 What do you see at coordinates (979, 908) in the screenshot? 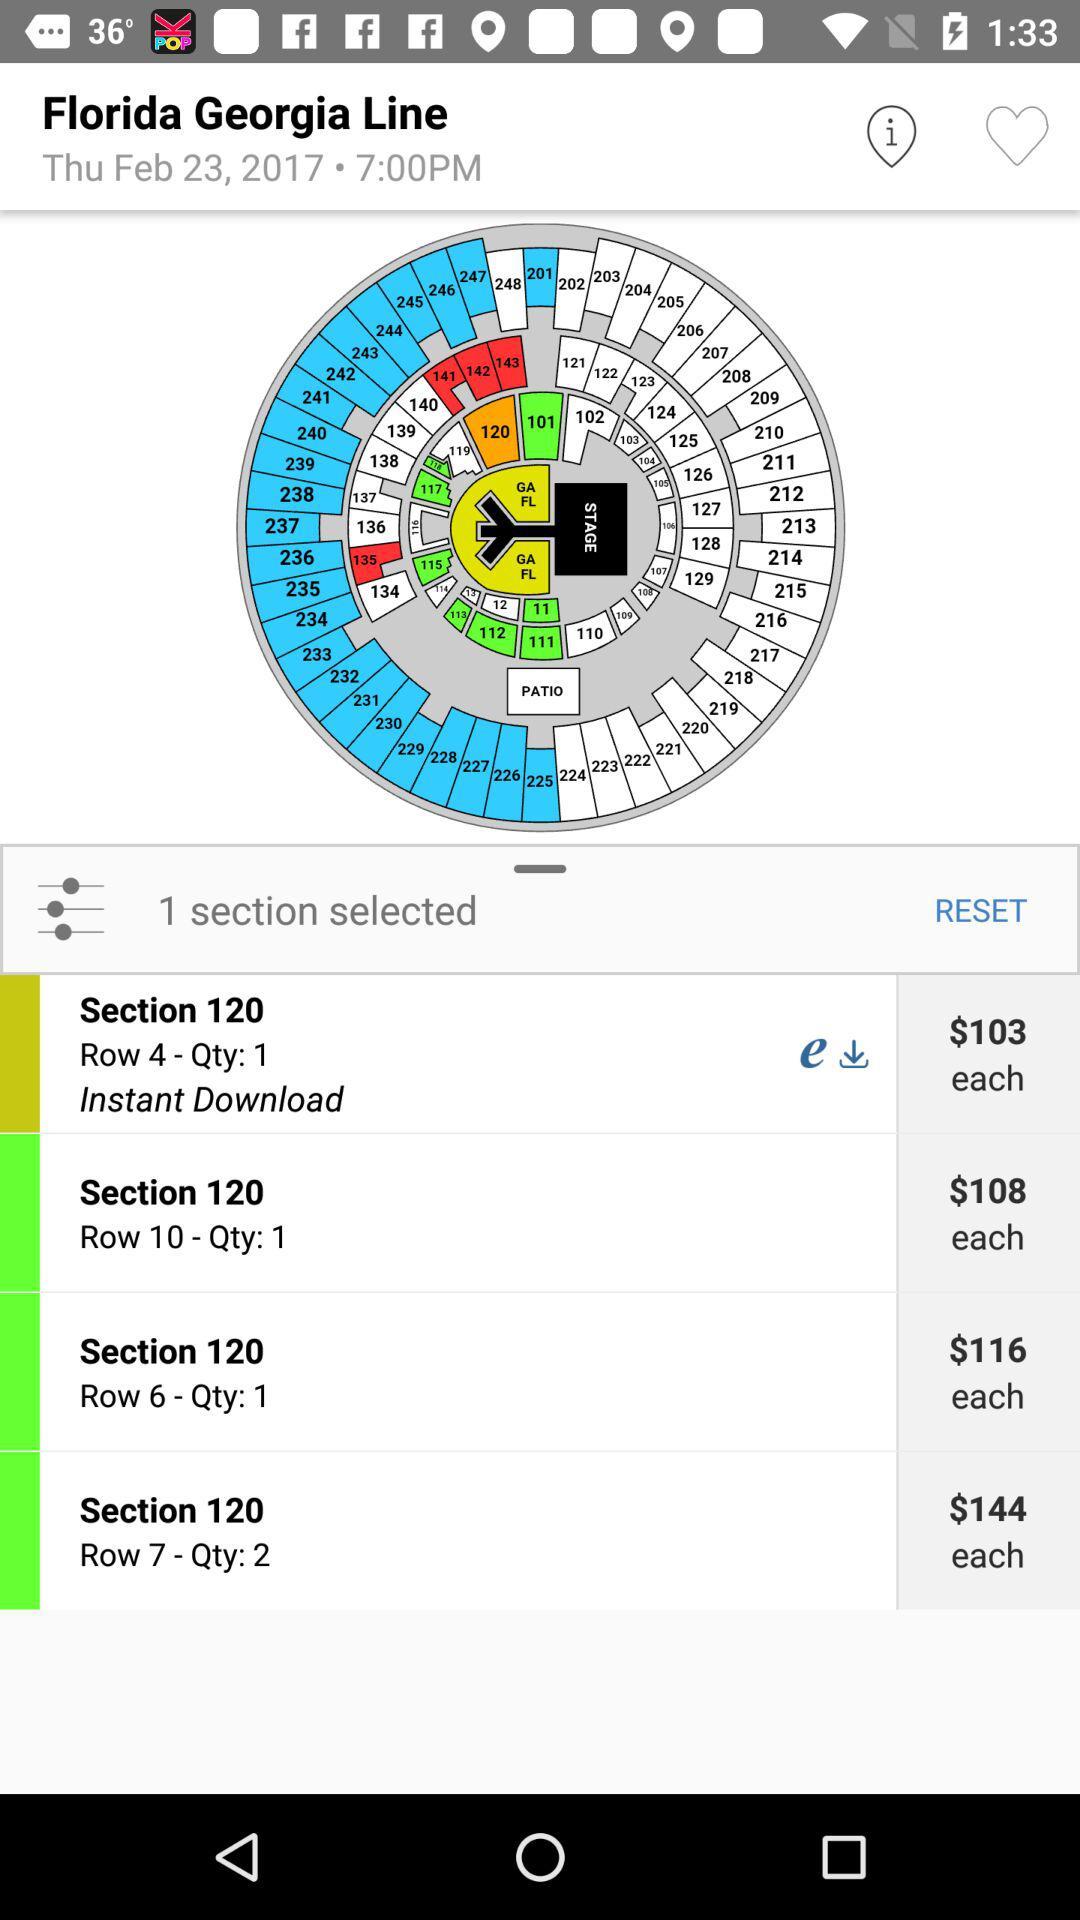
I see `the reset` at bounding box center [979, 908].